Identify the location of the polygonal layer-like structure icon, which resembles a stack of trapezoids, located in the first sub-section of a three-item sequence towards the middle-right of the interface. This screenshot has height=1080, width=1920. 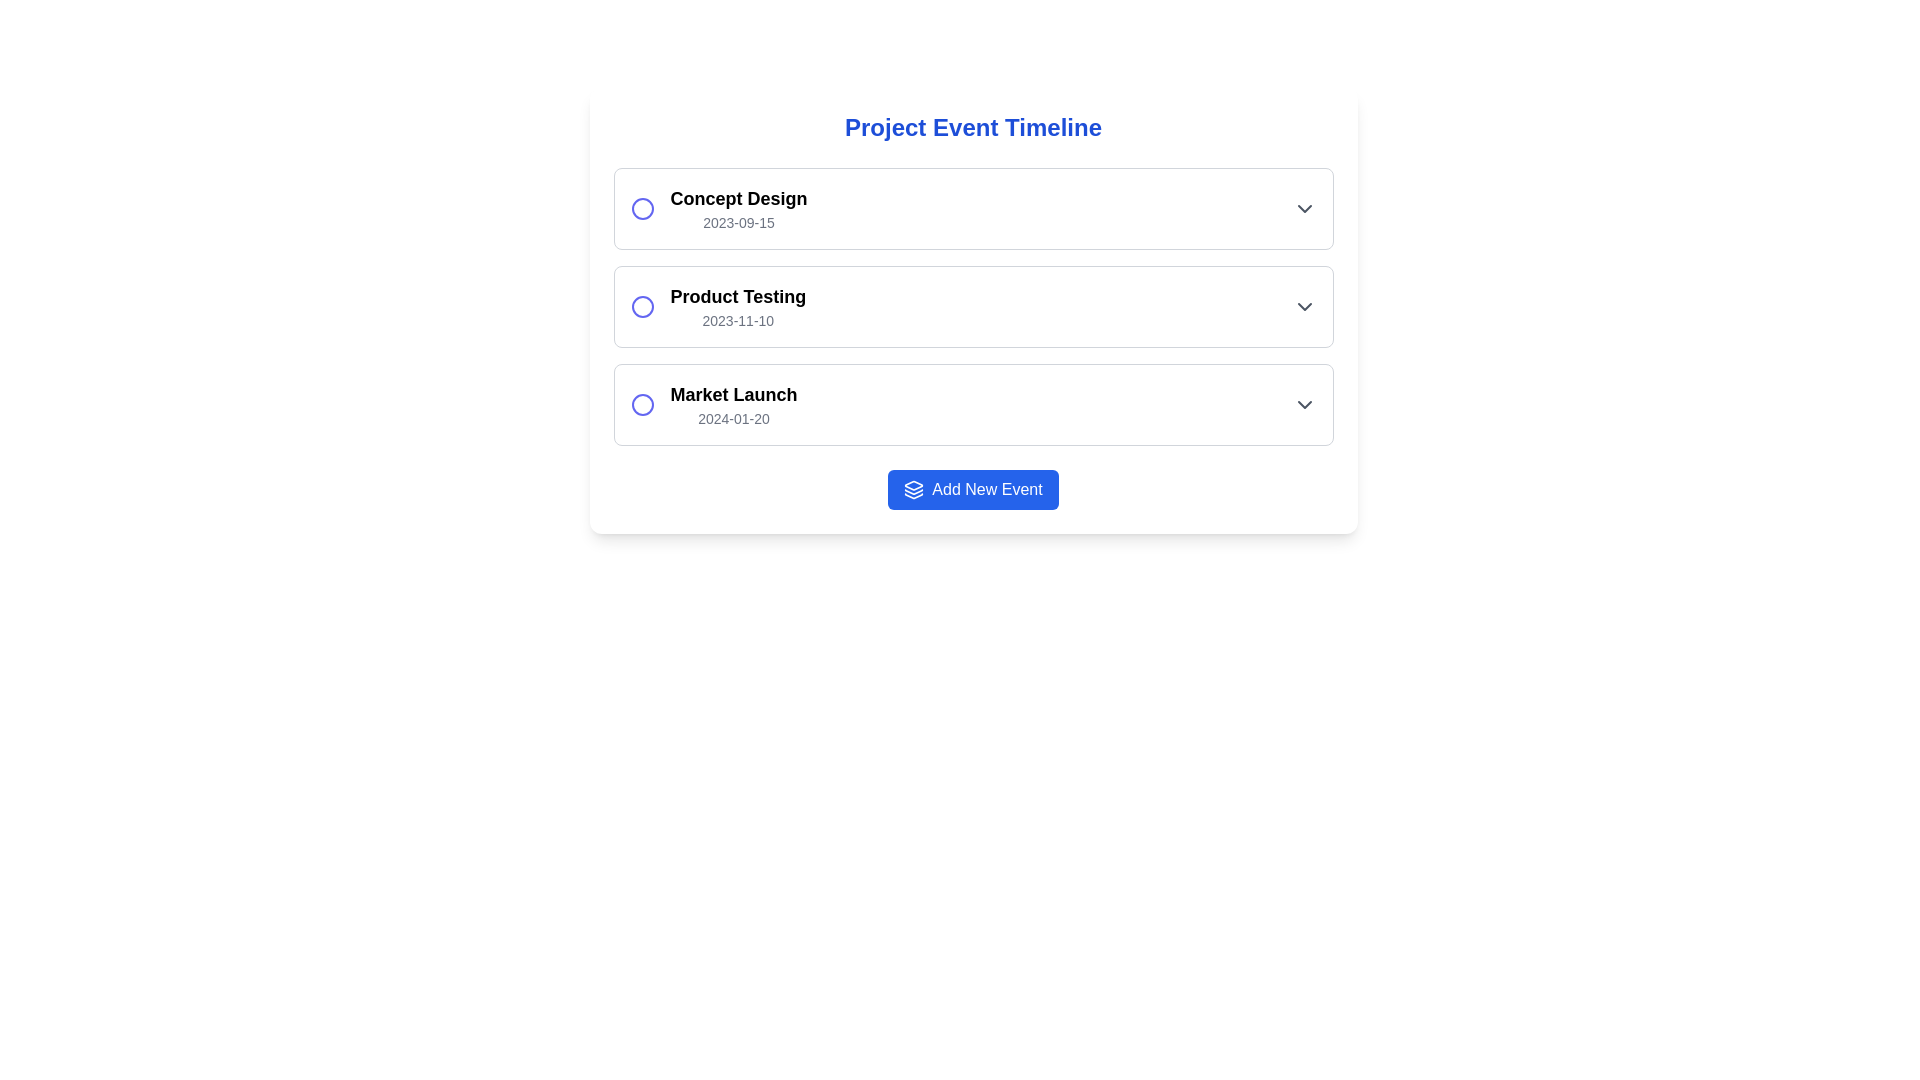
(913, 485).